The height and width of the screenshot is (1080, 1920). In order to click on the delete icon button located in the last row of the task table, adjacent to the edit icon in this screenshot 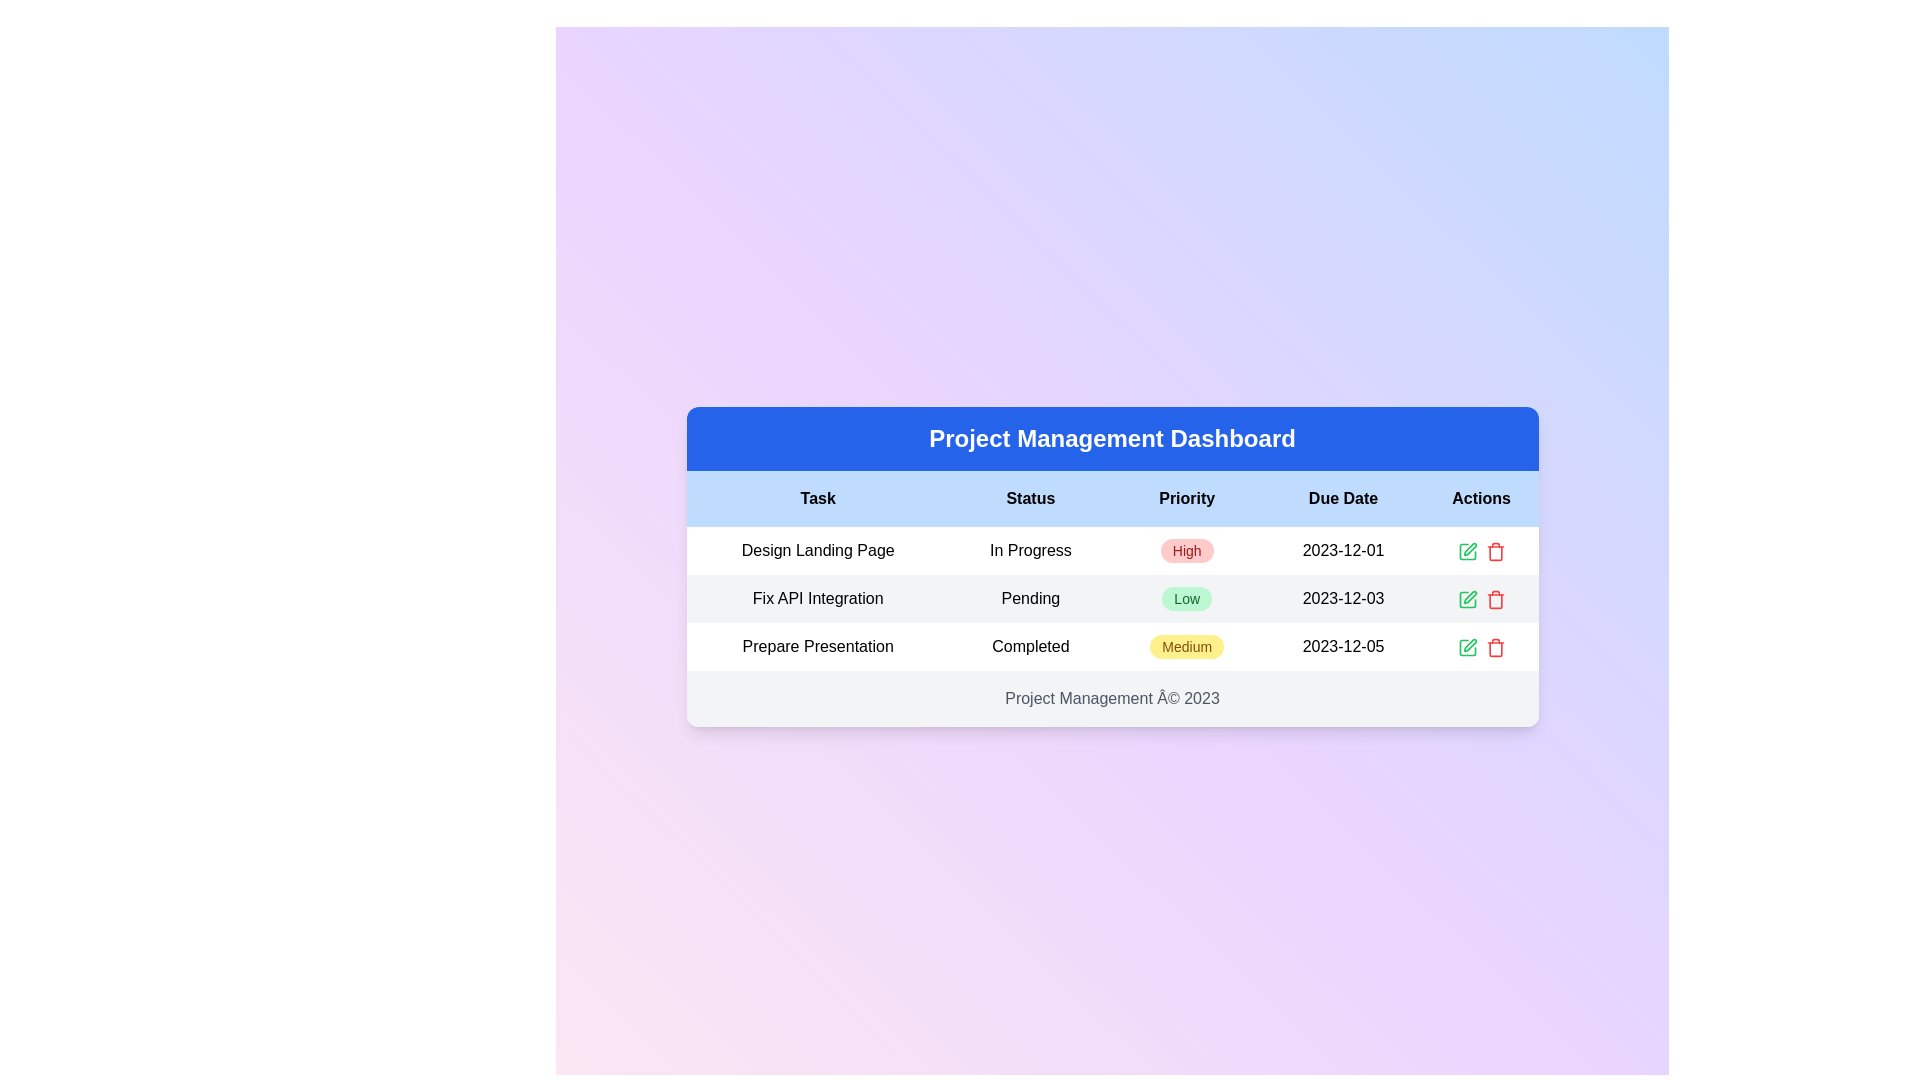, I will do `click(1495, 647)`.